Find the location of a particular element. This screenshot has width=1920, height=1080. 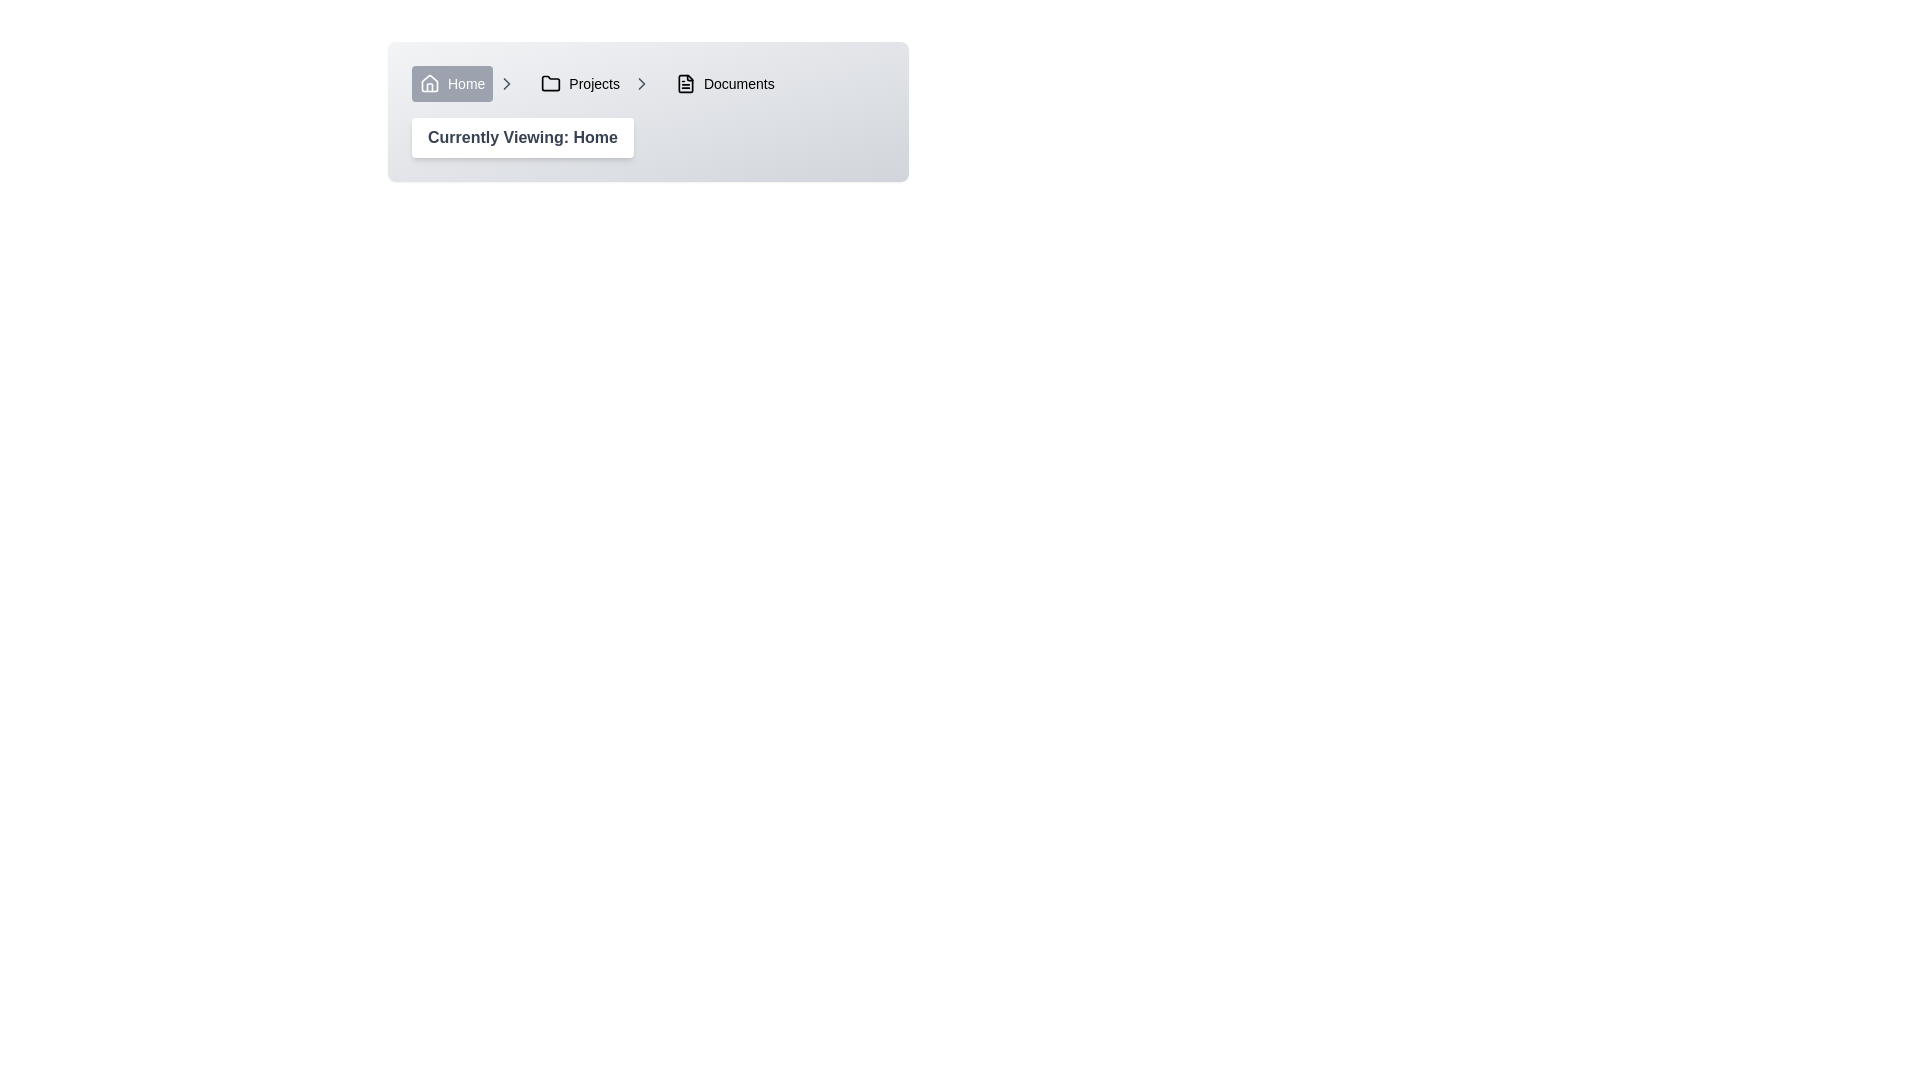

the Navigation arrow icon located between the 'Home' button and the 'Projects' button in the breadcrumb navigation bar is located at coordinates (641, 83).